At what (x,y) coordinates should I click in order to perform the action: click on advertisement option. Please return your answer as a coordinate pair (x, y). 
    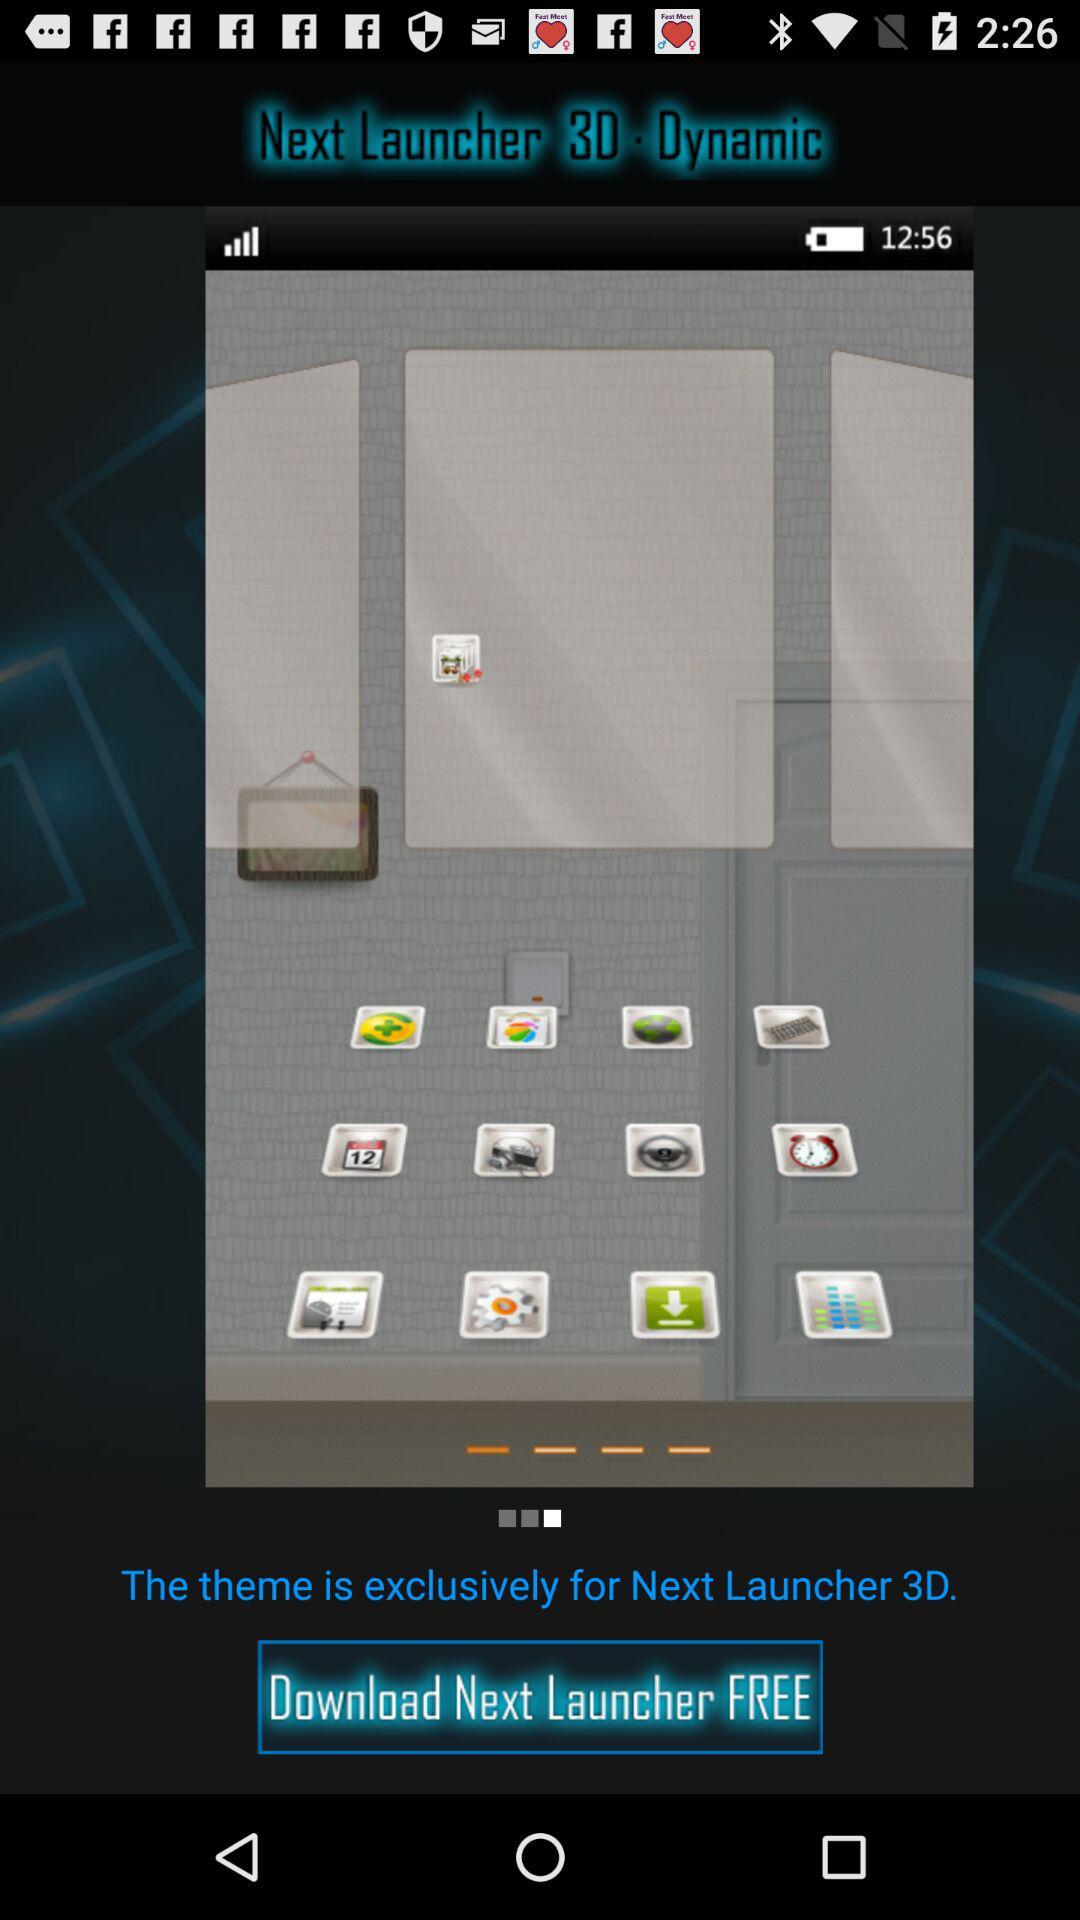
    Looking at the image, I should click on (540, 1696).